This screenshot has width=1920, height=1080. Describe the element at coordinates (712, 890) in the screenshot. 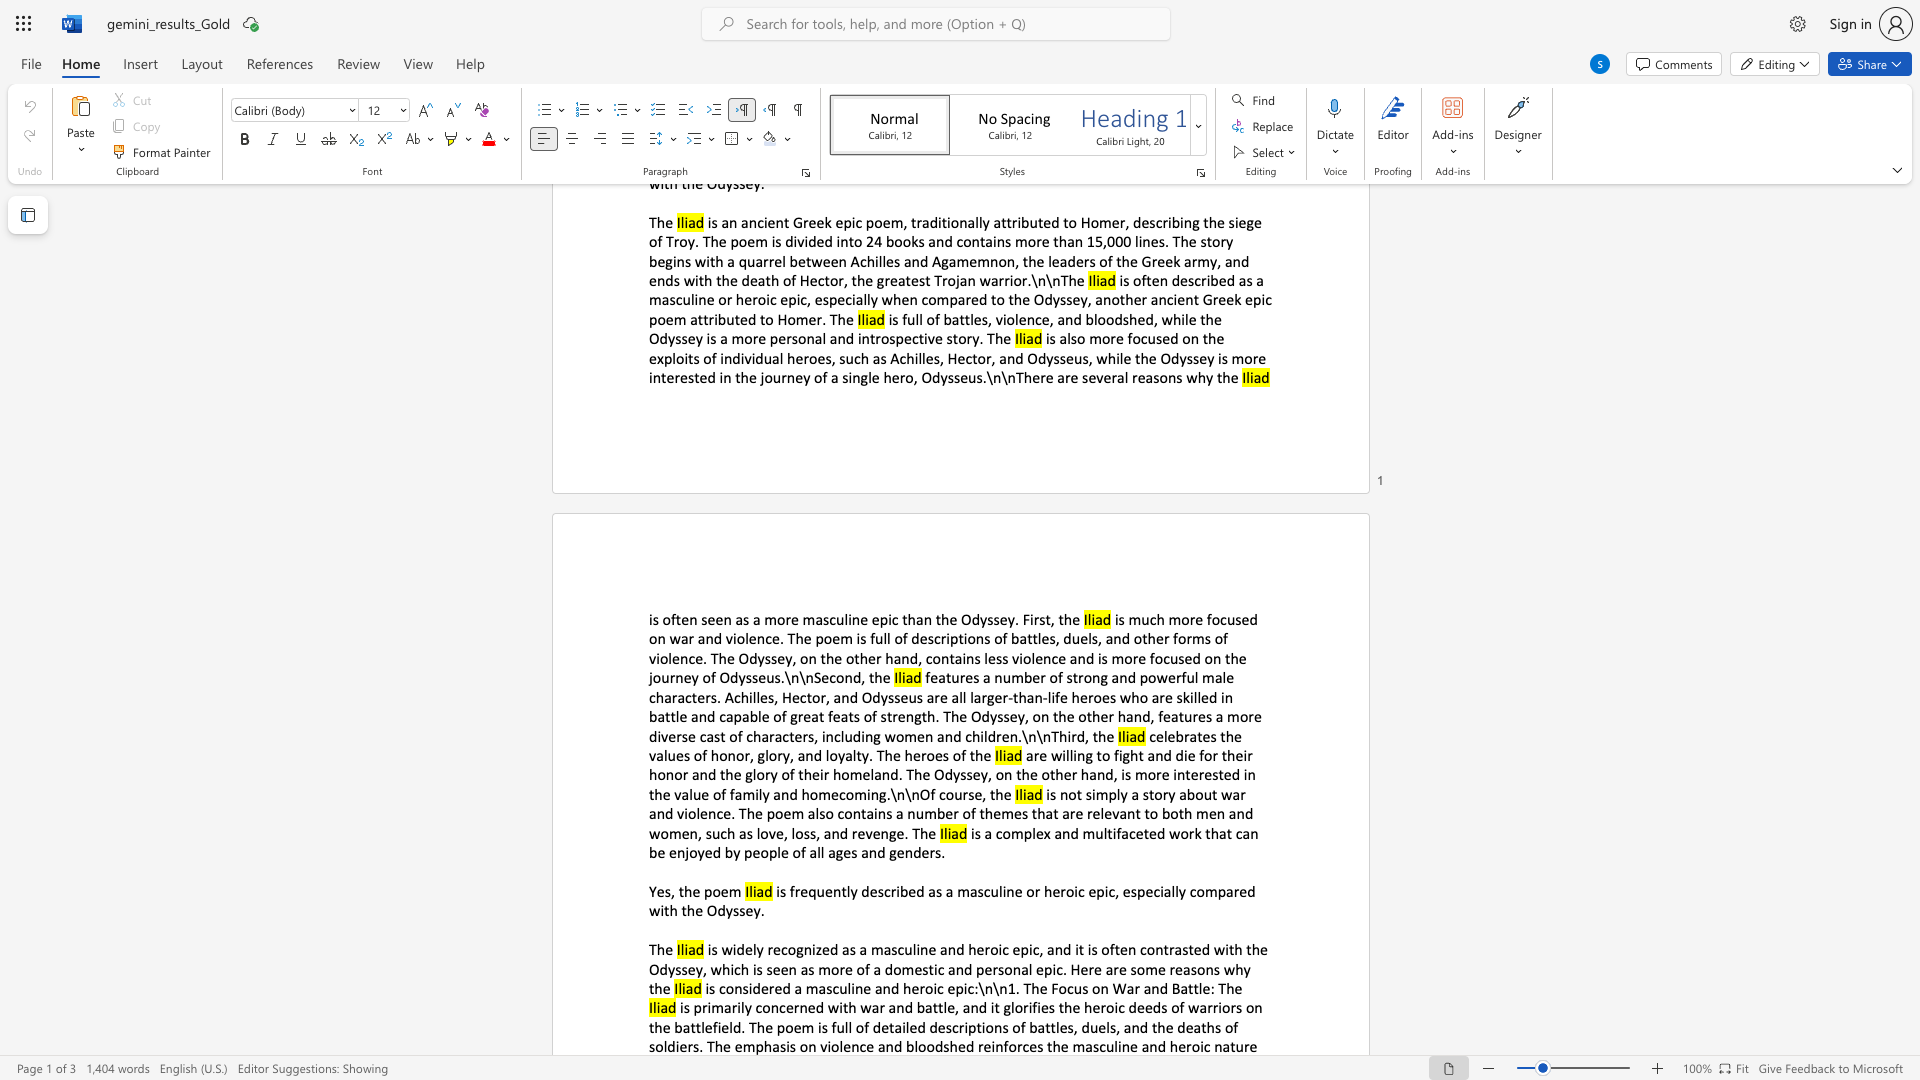

I see `the subset text "oem" within the text "Yes, the poem"` at that location.